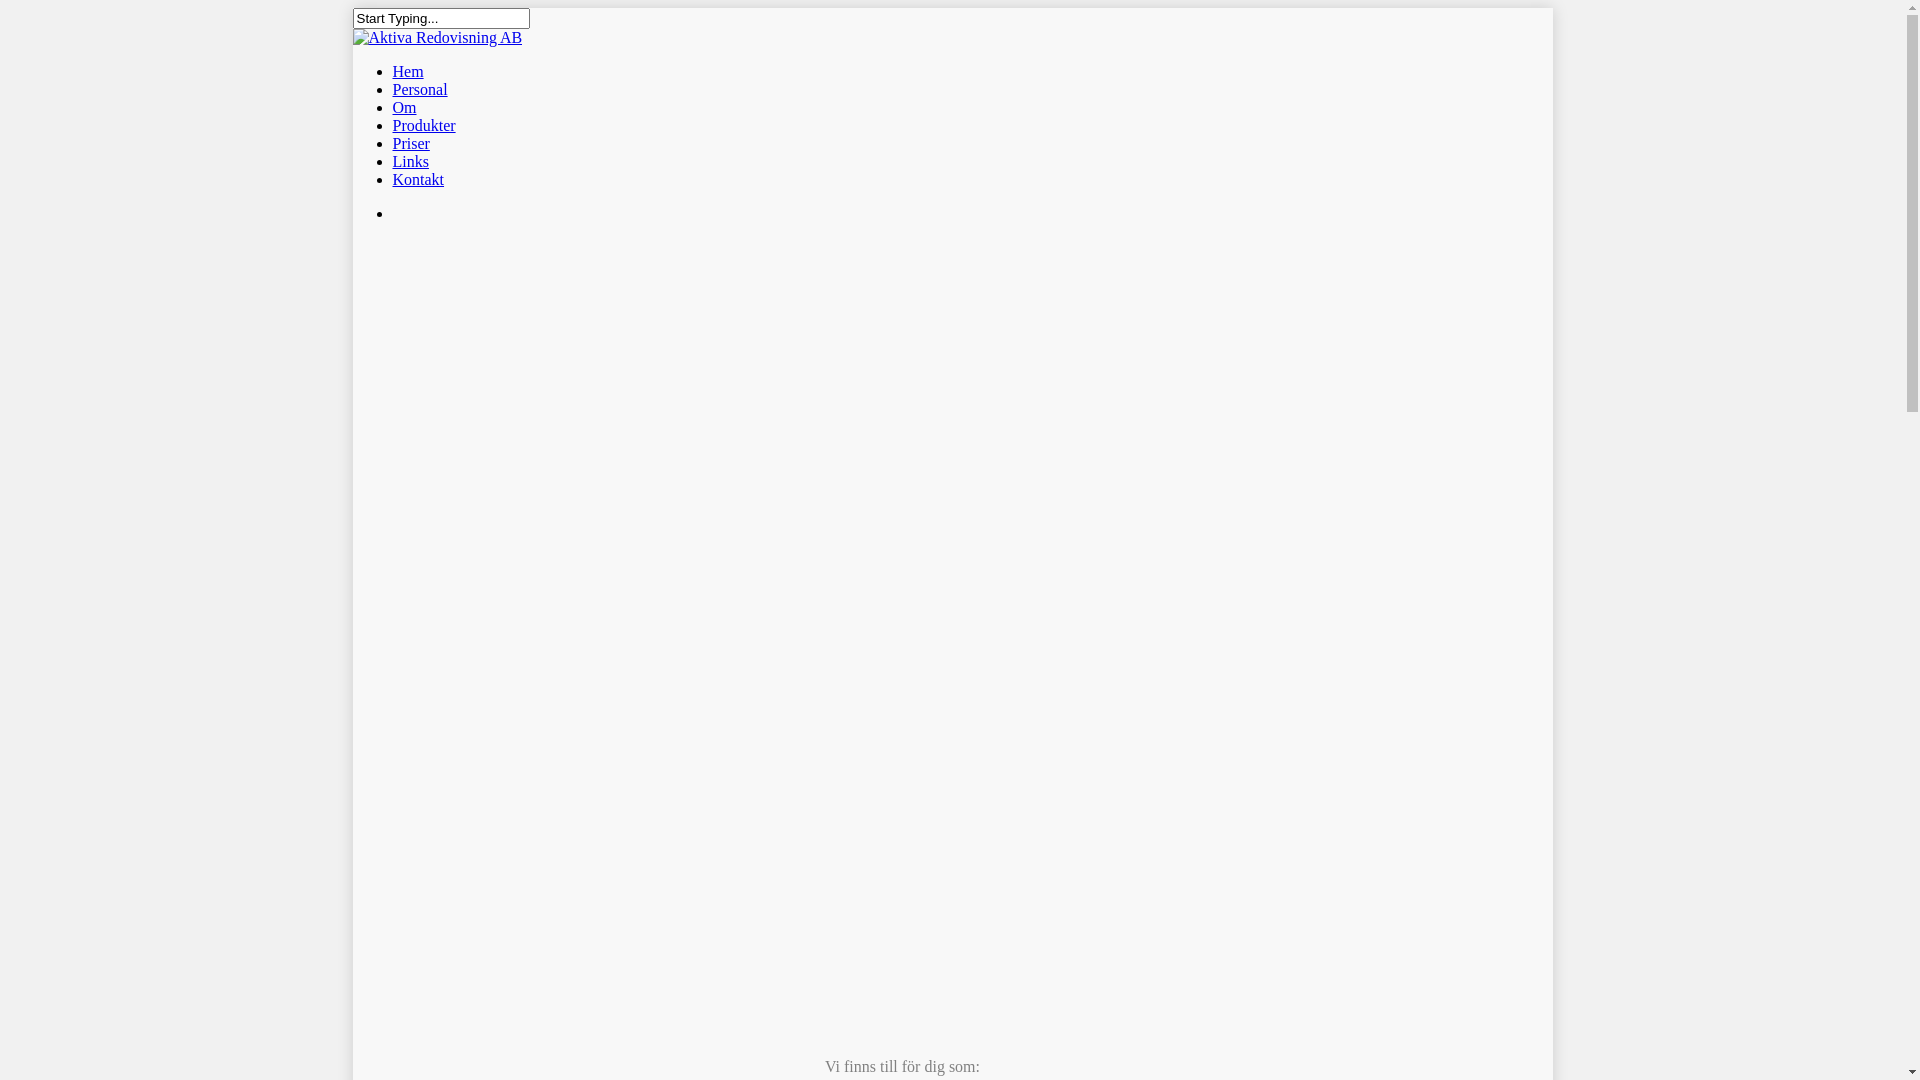 This screenshot has width=1920, height=1080. What do you see at coordinates (408, 160) in the screenshot?
I see `'Links'` at bounding box center [408, 160].